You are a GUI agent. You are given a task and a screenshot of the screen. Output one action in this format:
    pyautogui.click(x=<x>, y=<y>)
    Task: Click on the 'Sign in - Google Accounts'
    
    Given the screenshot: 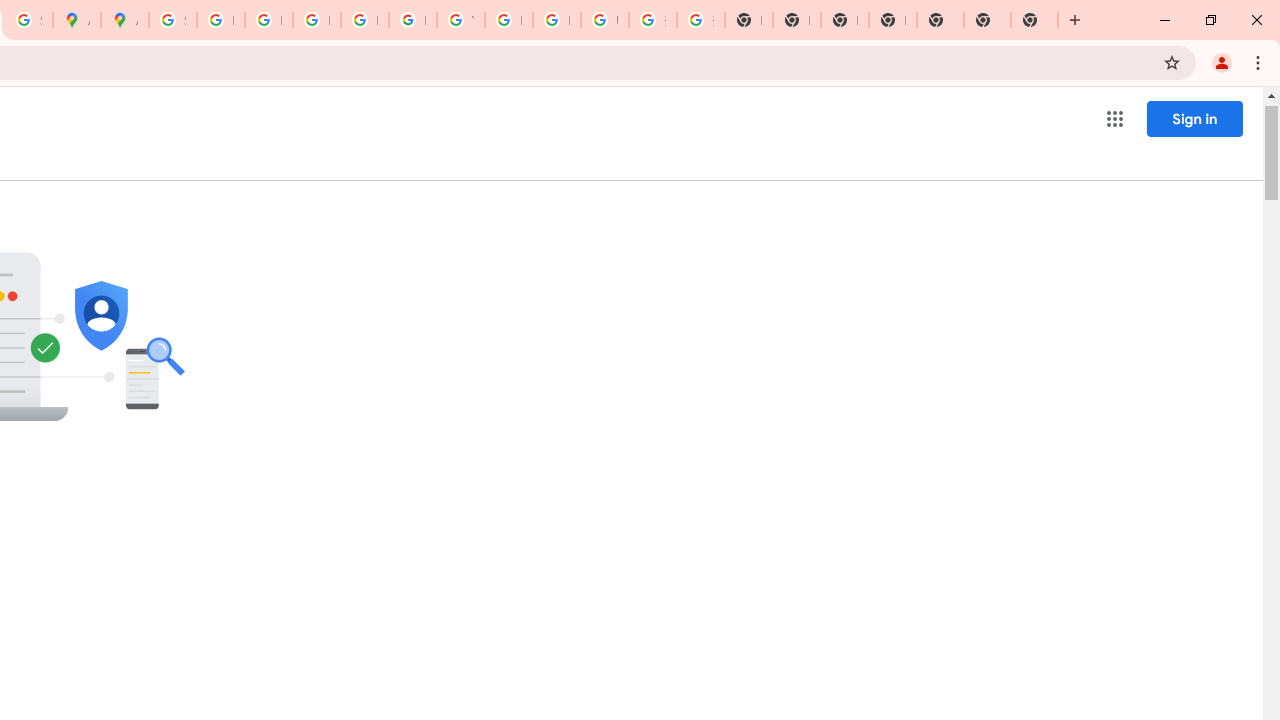 What is the action you would take?
    pyautogui.click(x=172, y=20)
    